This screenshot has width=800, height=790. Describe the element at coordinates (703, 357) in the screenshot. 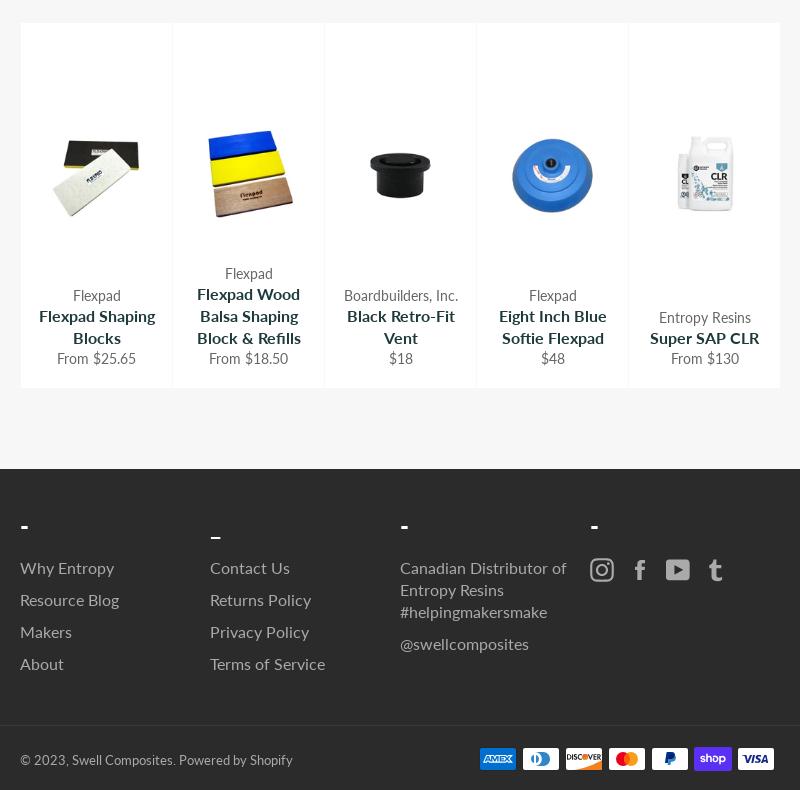

I see `'From $130'` at that location.